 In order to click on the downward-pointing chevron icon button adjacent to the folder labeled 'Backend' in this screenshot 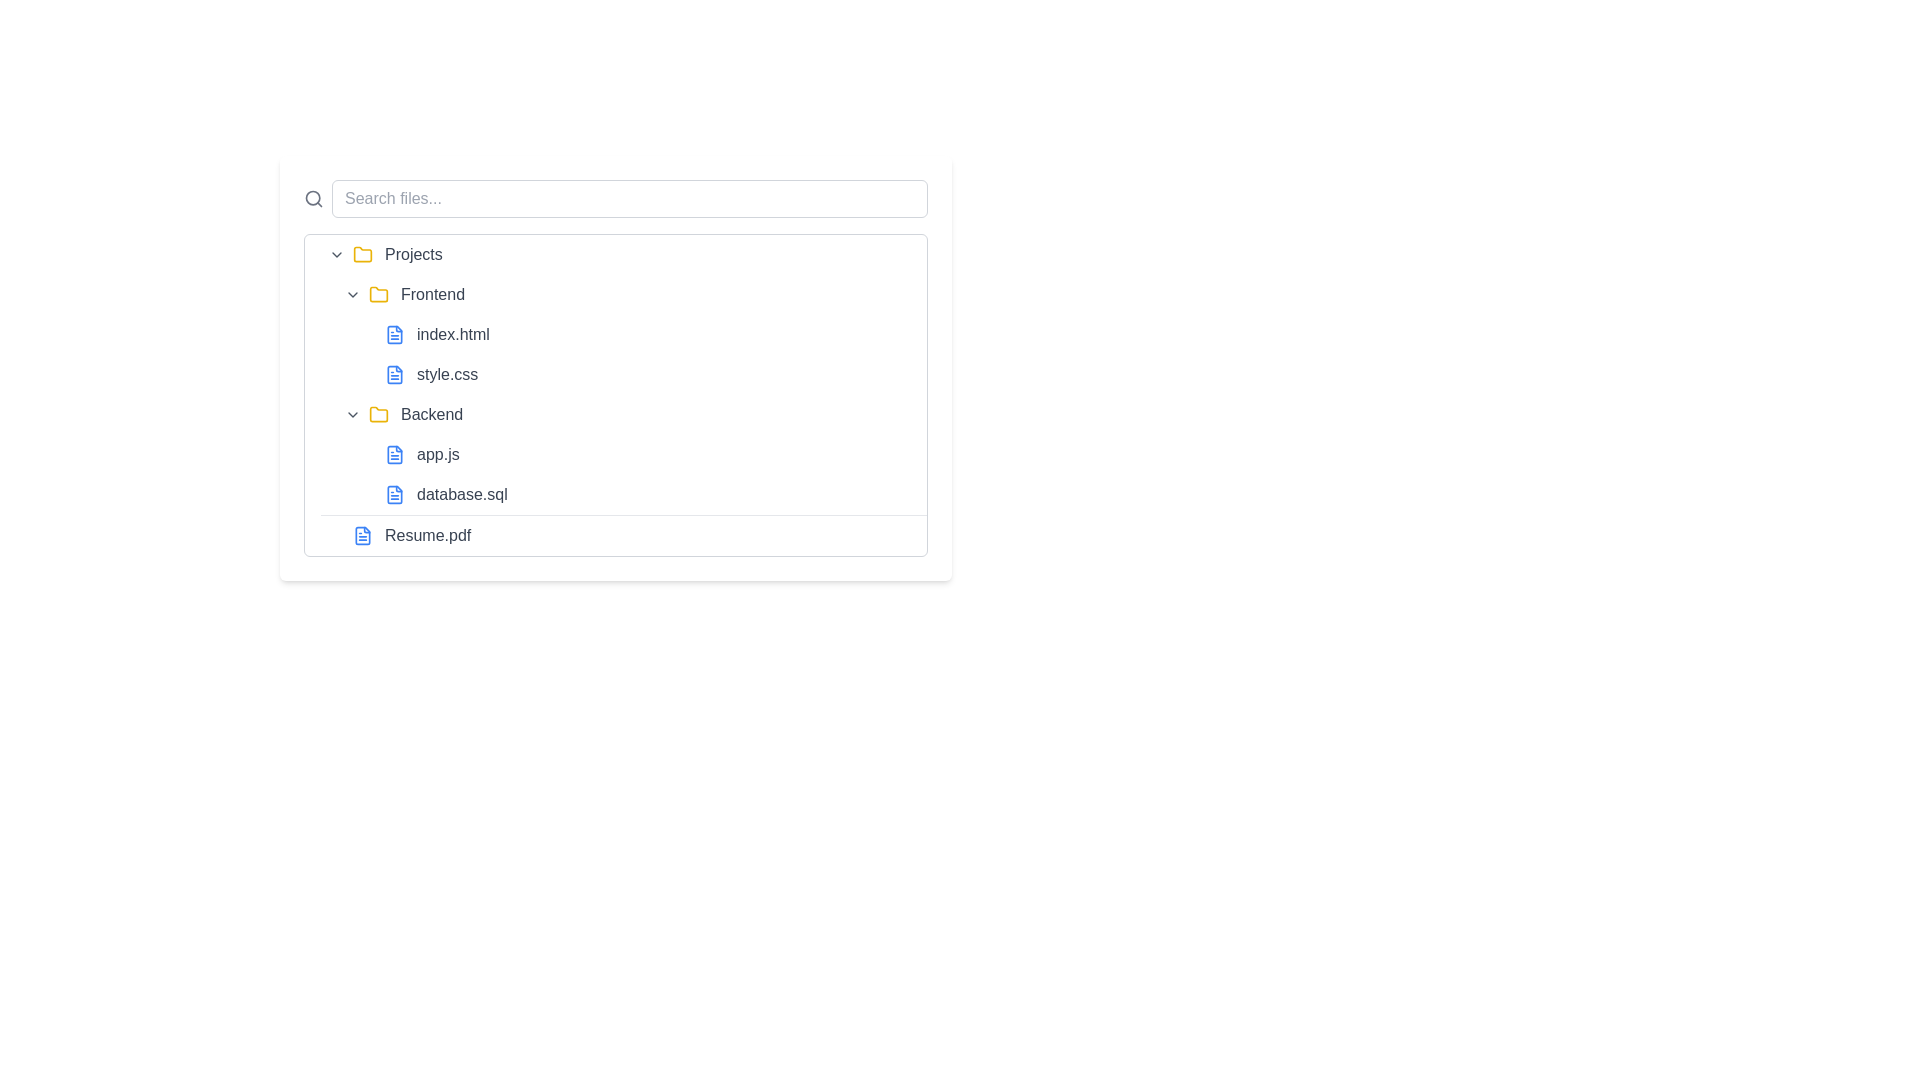, I will do `click(353, 414)`.